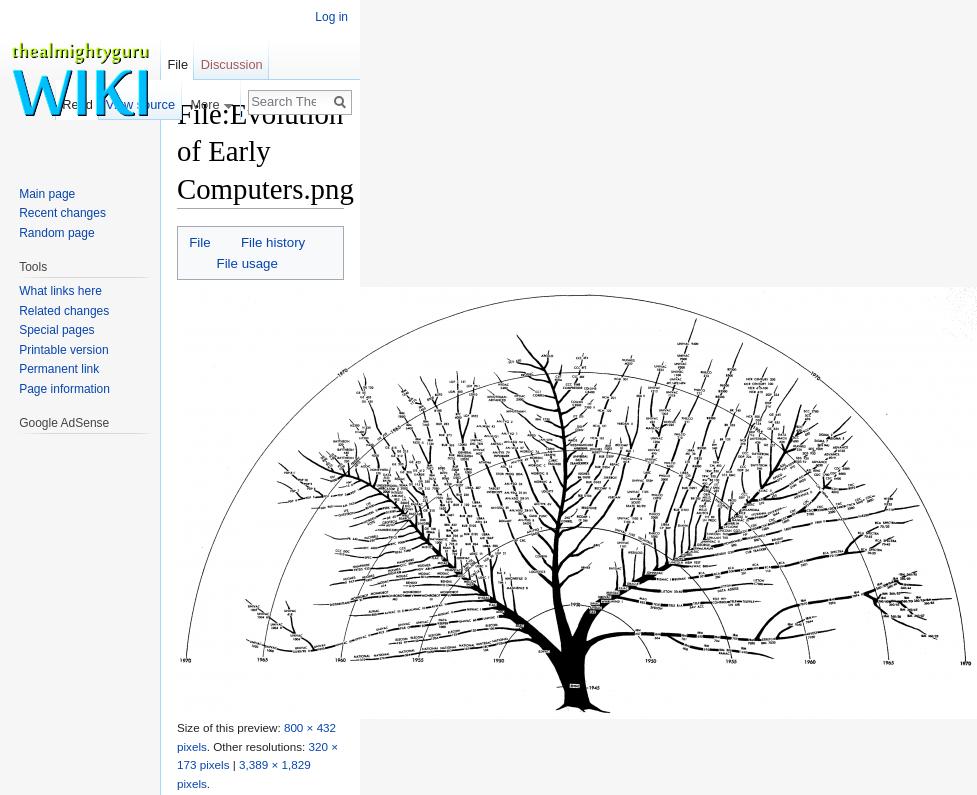 The height and width of the screenshot is (795, 977). I want to click on 'File', so click(198, 240).